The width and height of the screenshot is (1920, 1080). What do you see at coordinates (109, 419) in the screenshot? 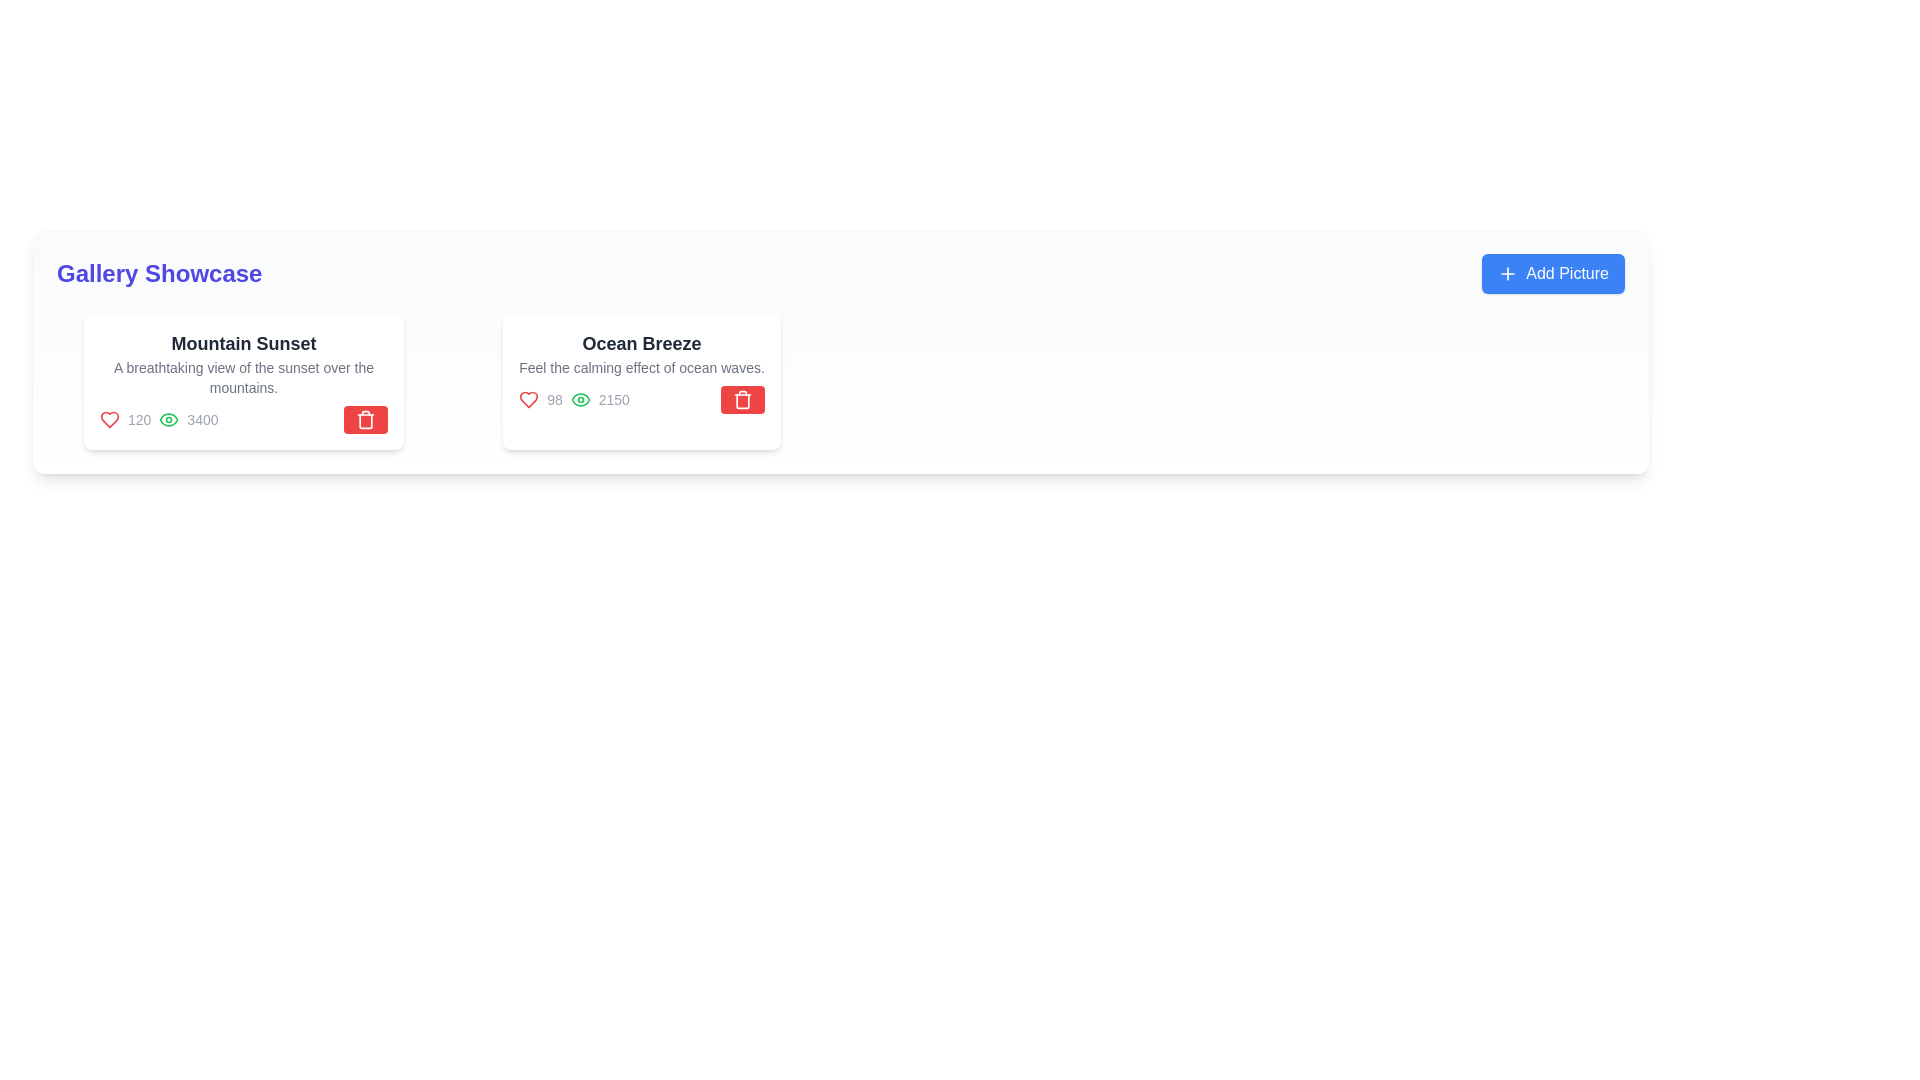
I see `the heart icon, which is red and symbolizes likes or favorites, located before the text '120' in the metadata section below 'Mountain Sunset'` at bounding box center [109, 419].